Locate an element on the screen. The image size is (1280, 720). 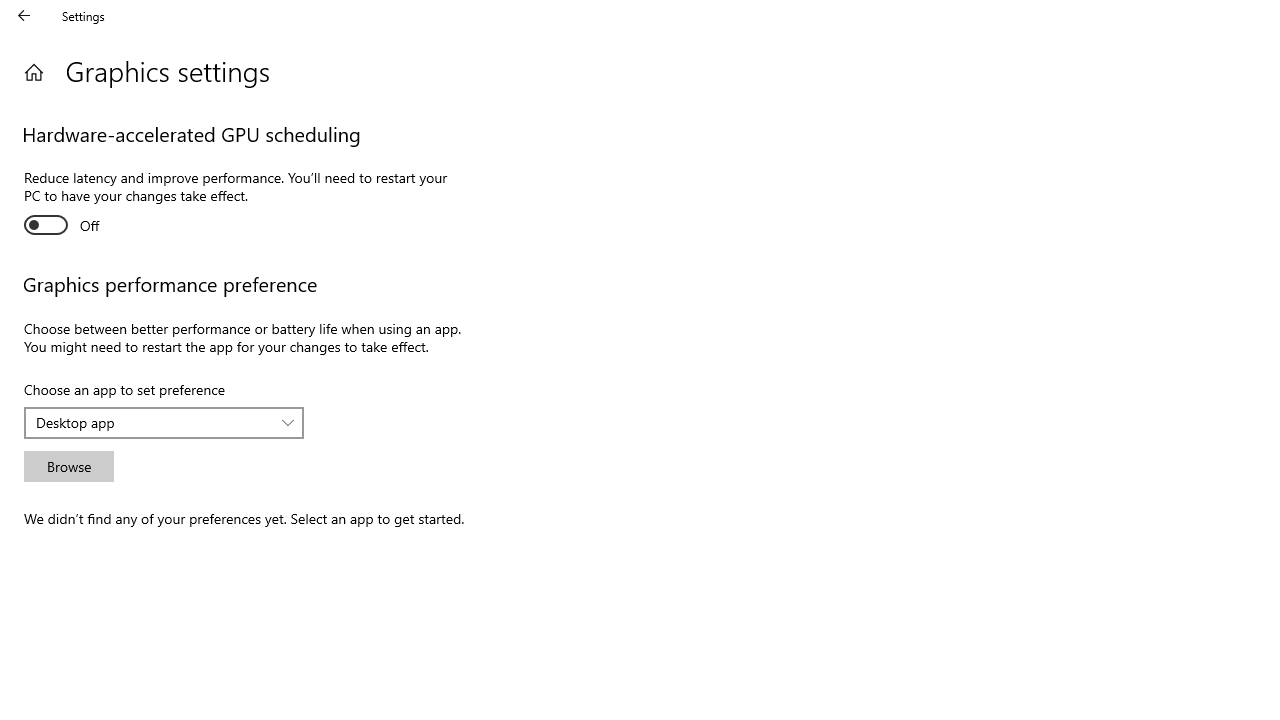
'Choose an app to set preference' is located at coordinates (164, 422).